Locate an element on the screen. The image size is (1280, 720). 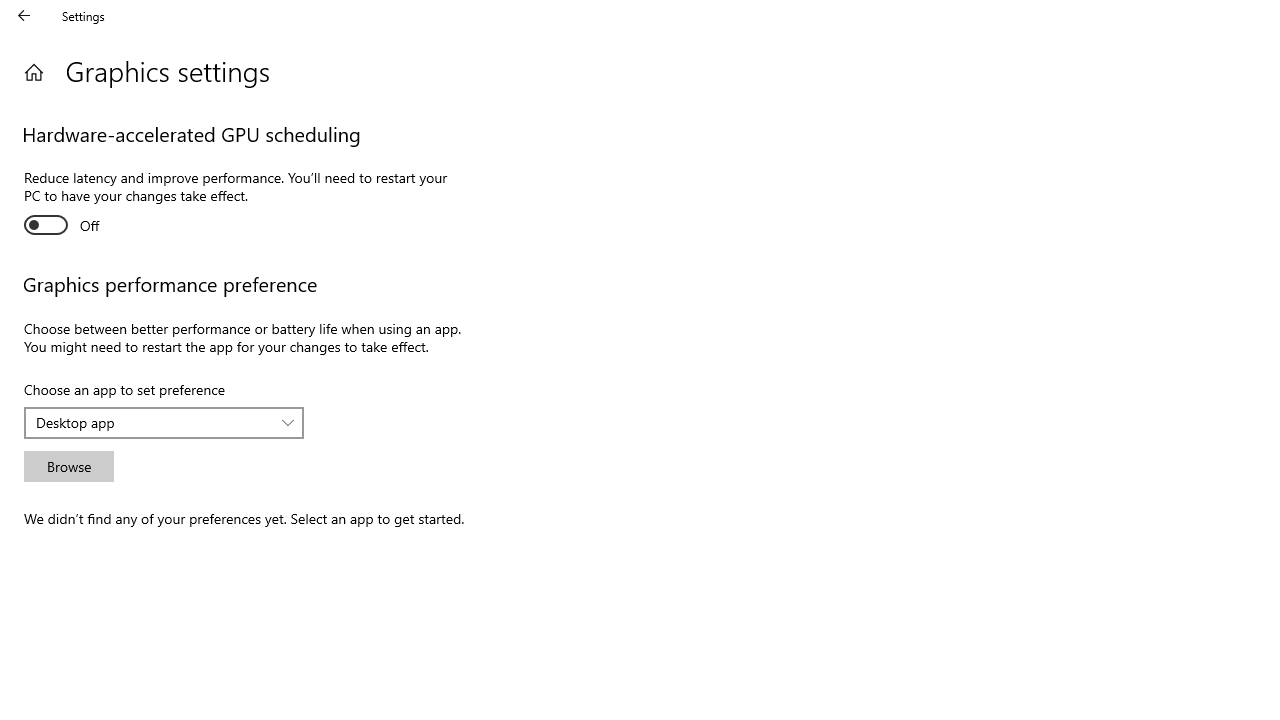
'Choose an app to set preference' is located at coordinates (164, 422).